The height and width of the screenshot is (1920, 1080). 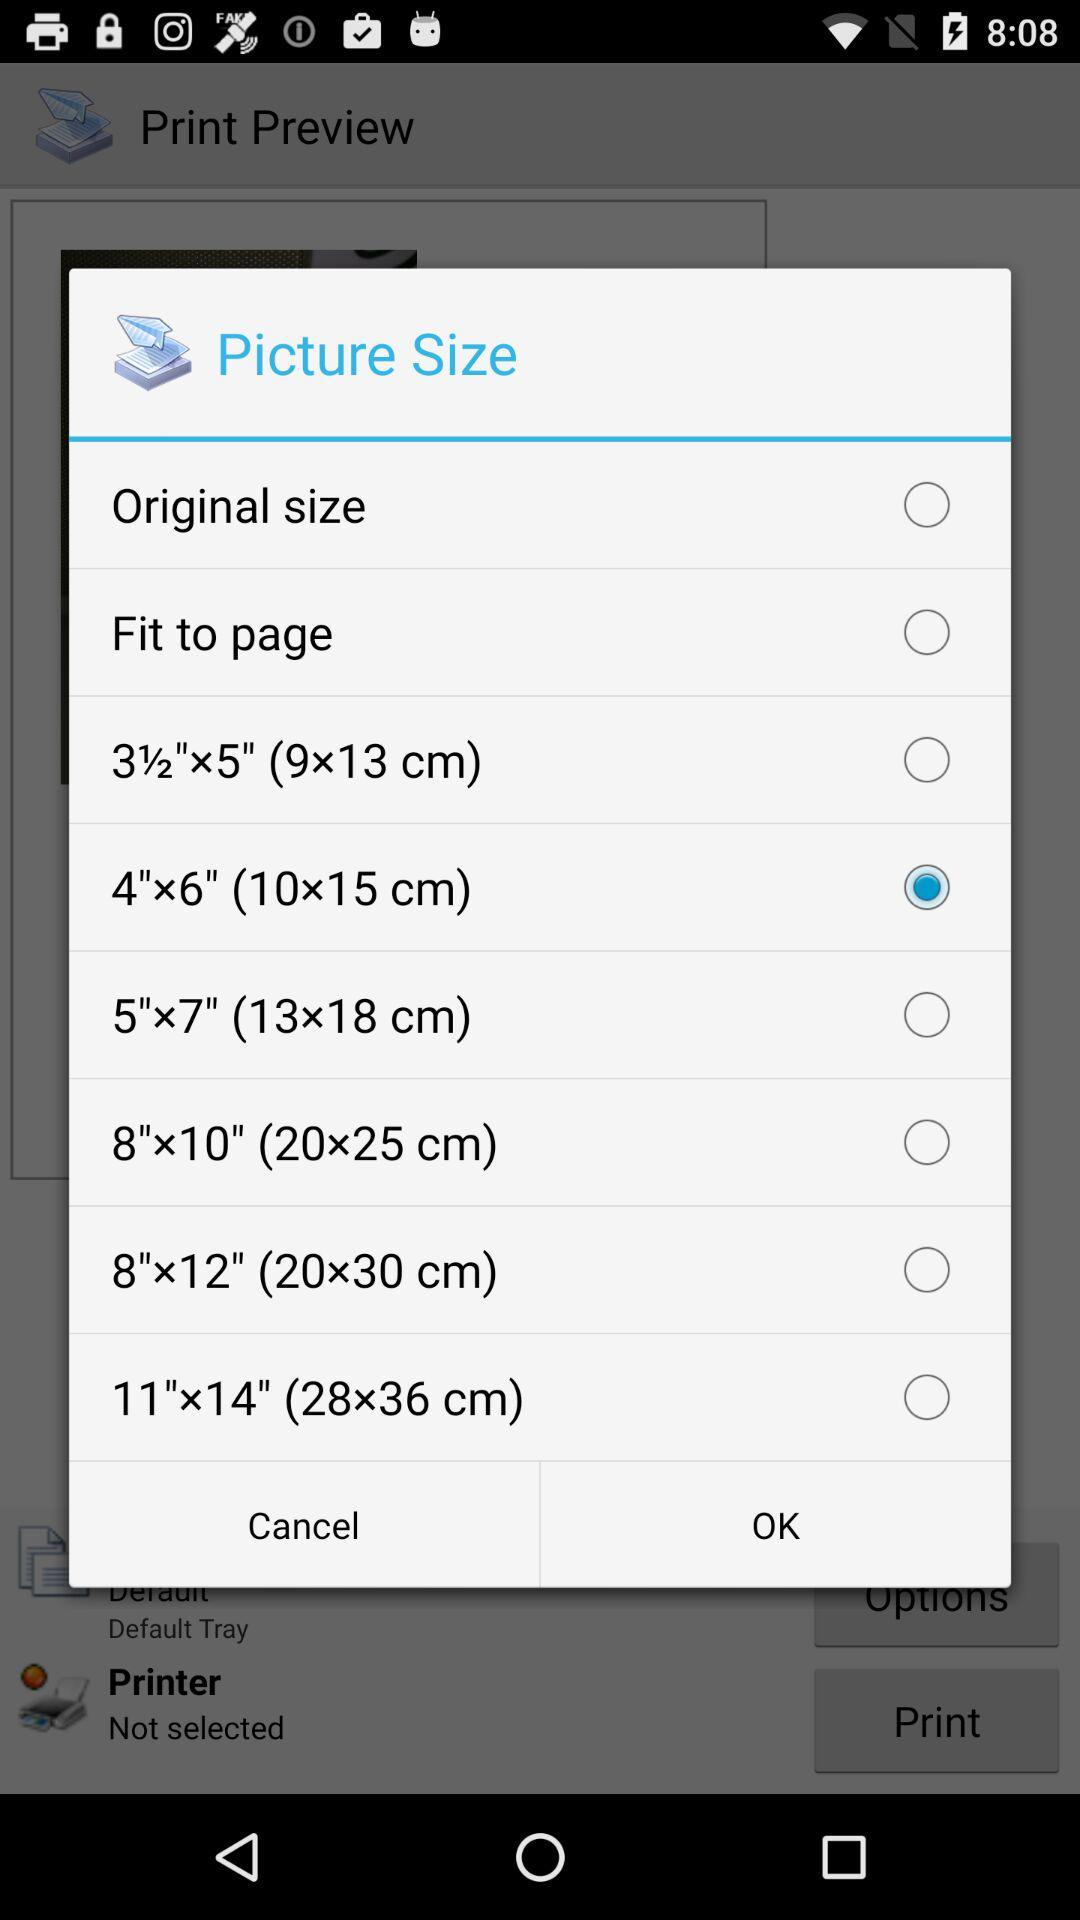 What do you see at coordinates (774, 1523) in the screenshot?
I see `the ok` at bounding box center [774, 1523].